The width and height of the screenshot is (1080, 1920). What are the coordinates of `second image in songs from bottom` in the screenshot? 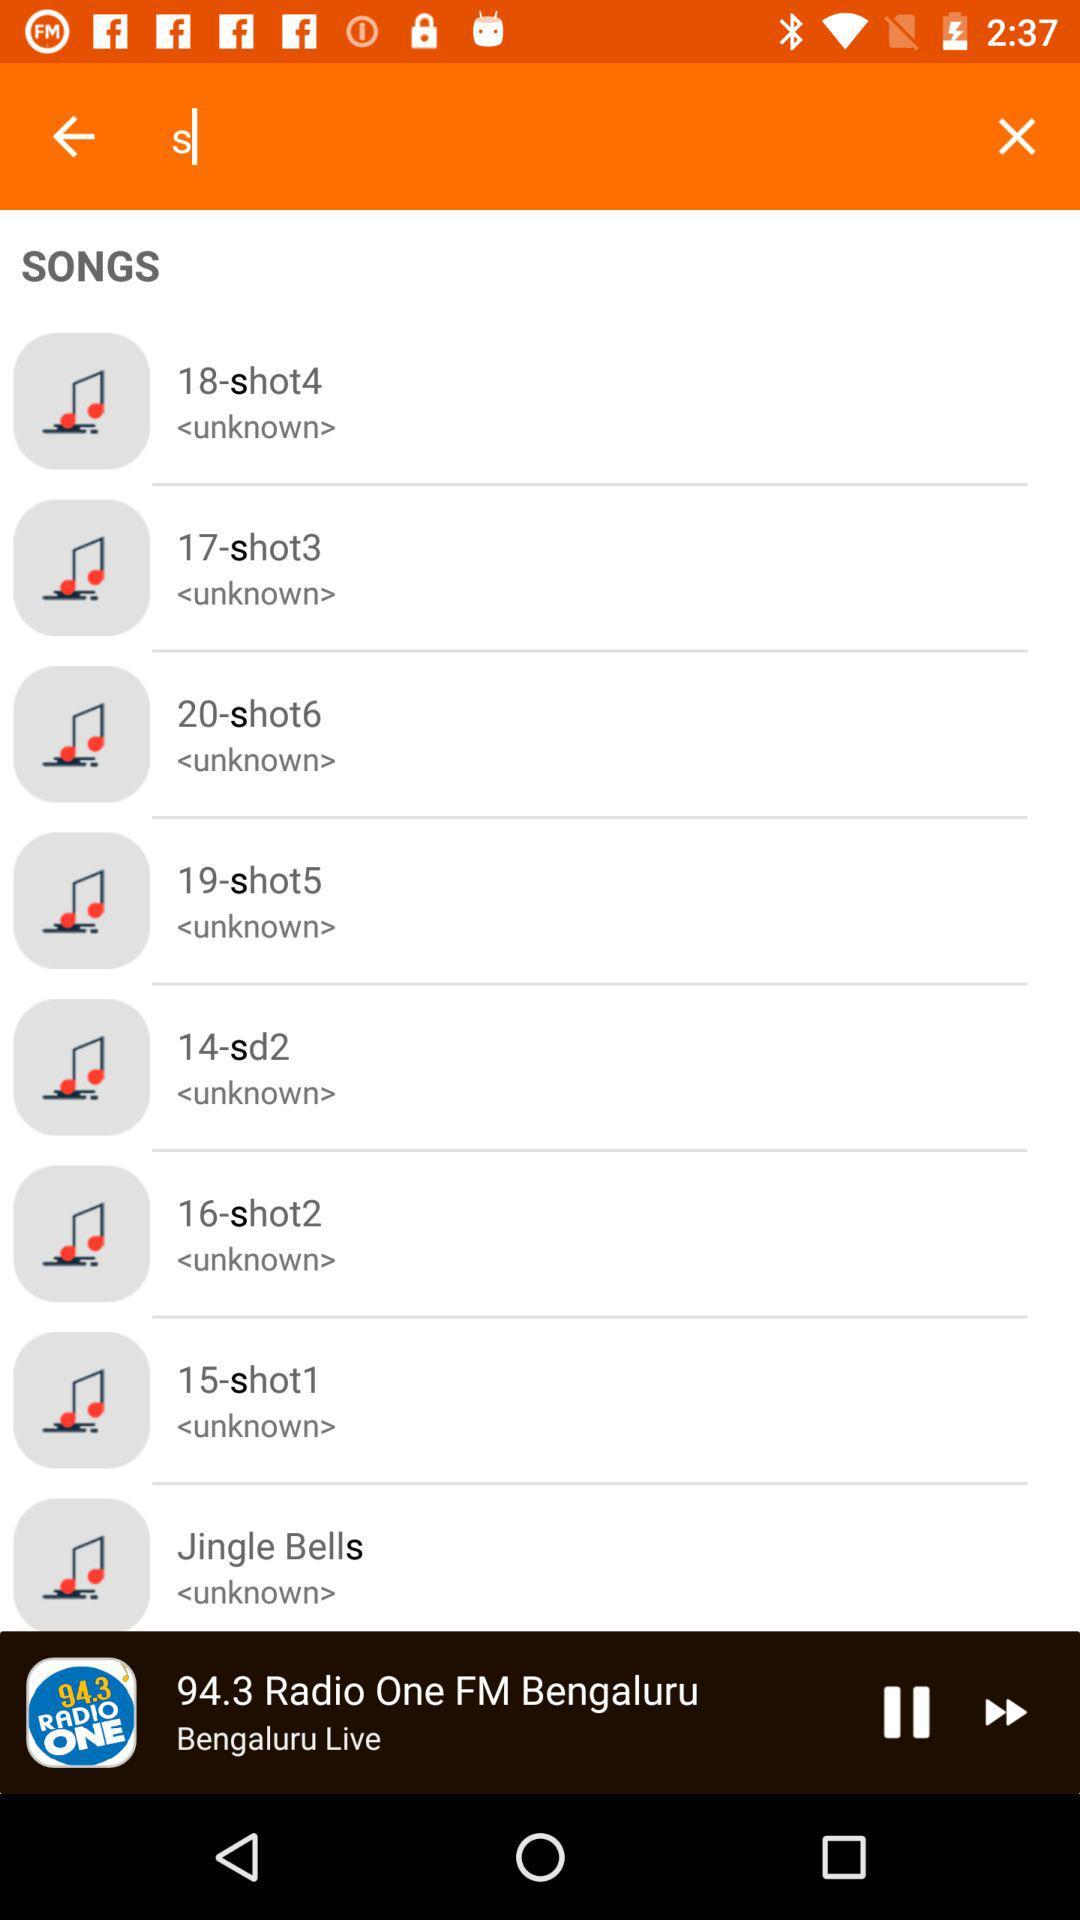 It's located at (80, 1399).